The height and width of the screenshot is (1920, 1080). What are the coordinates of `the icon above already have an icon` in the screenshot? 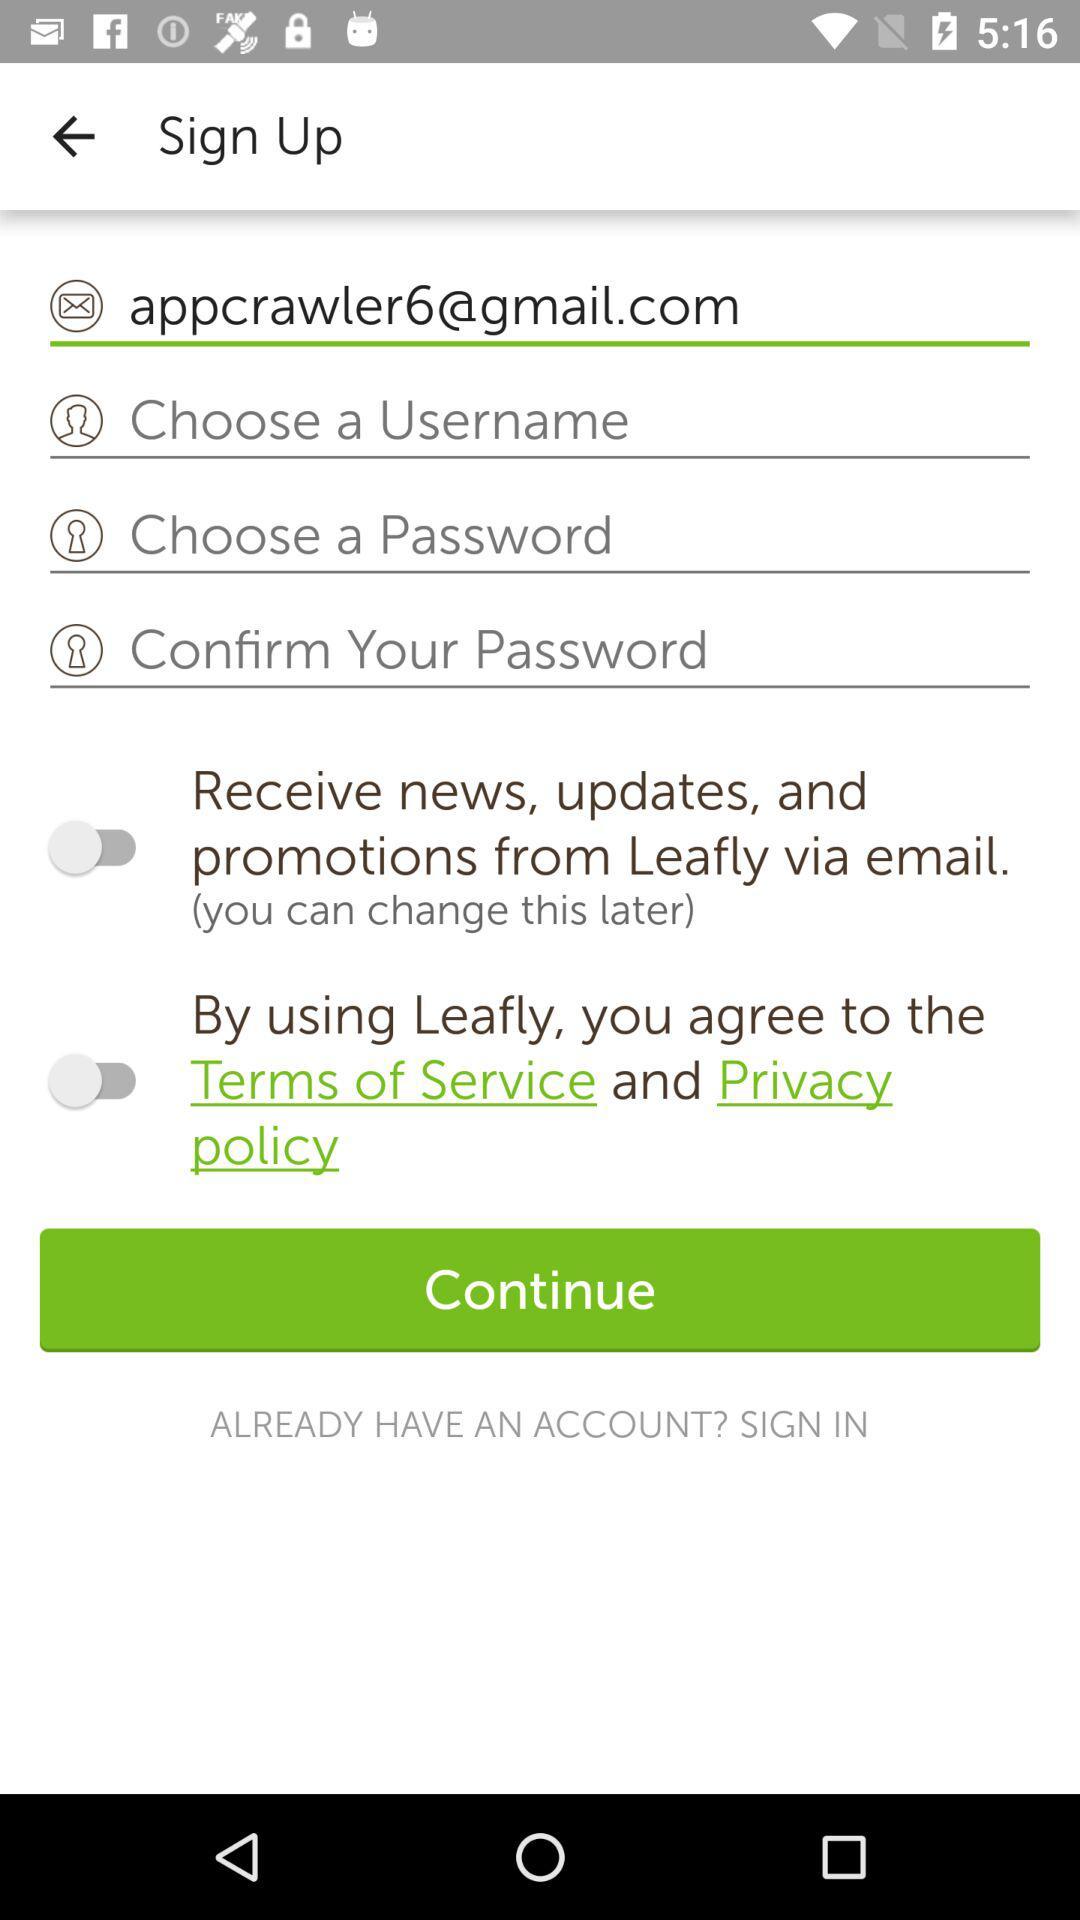 It's located at (540, 1290).